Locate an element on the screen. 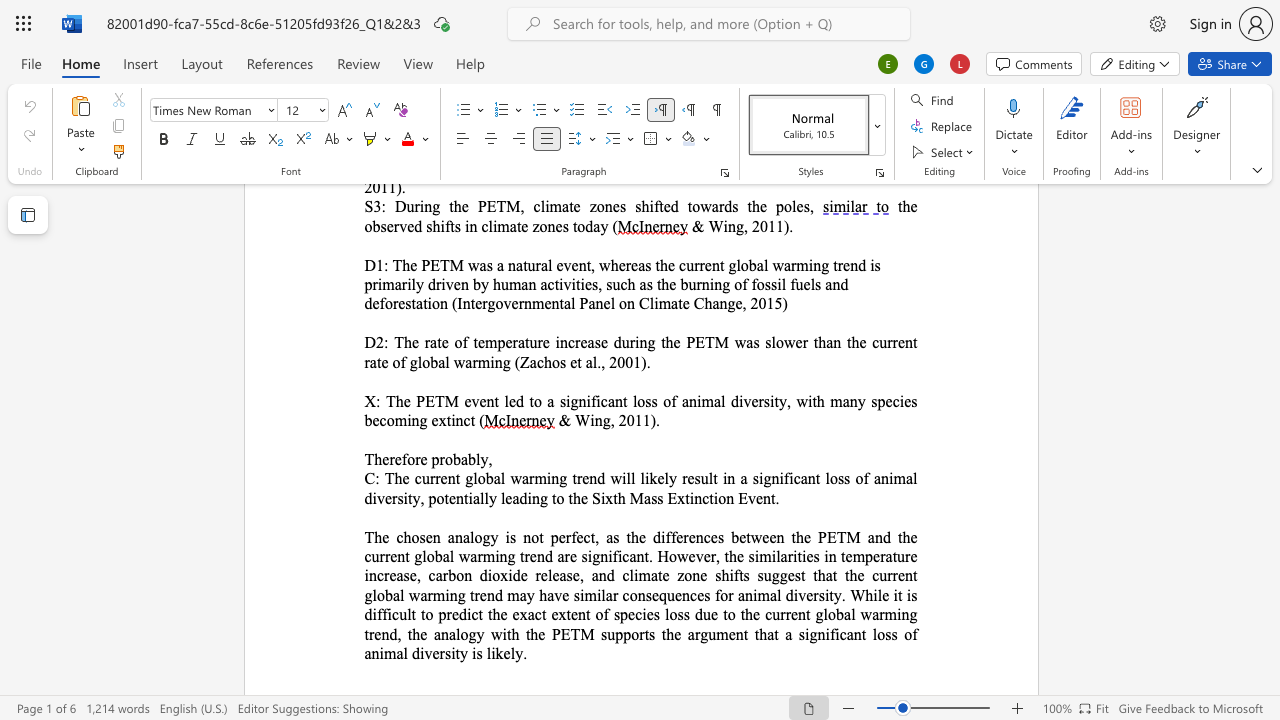 The height and width of the screenshot is (720, 1280). the 7th character "t" in the text is located at coordinates (406, 556).